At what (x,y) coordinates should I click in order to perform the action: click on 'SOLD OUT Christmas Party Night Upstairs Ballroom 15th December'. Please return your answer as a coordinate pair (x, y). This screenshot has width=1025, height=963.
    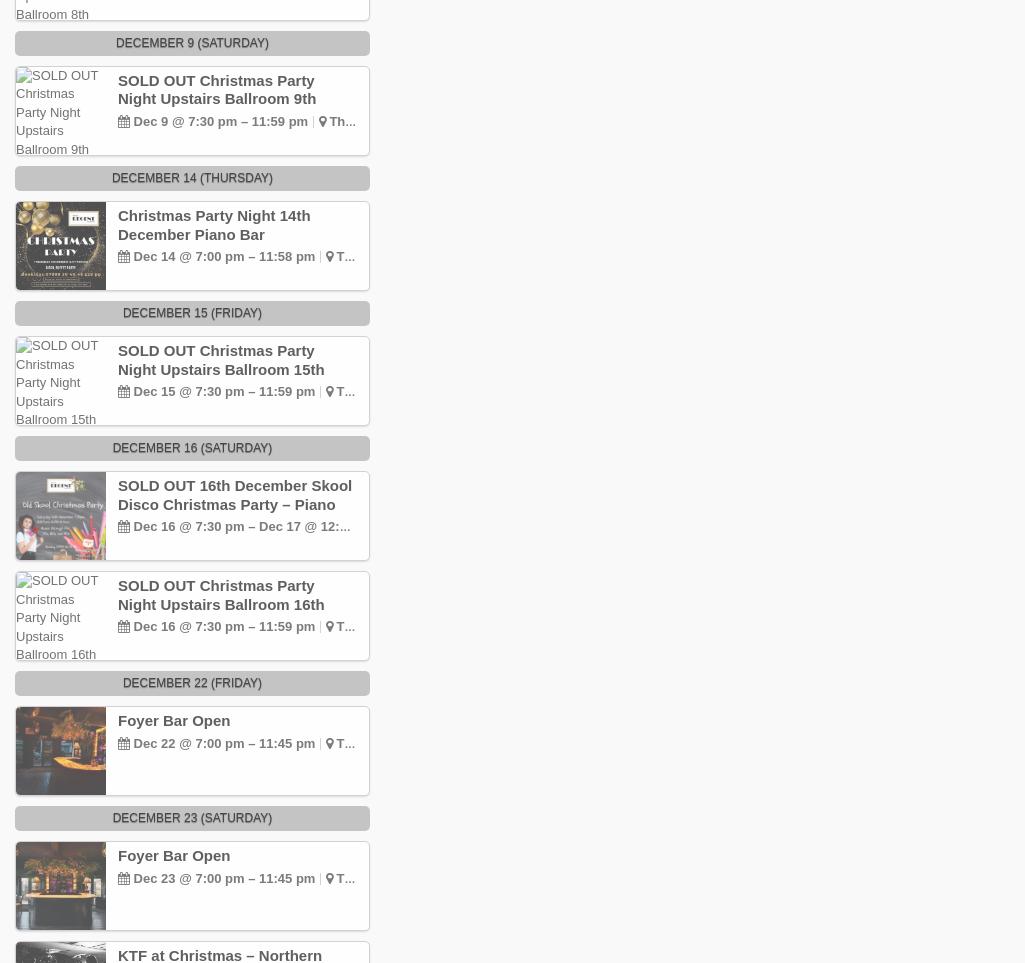
    Looking at the image, I should click on (220, 368).